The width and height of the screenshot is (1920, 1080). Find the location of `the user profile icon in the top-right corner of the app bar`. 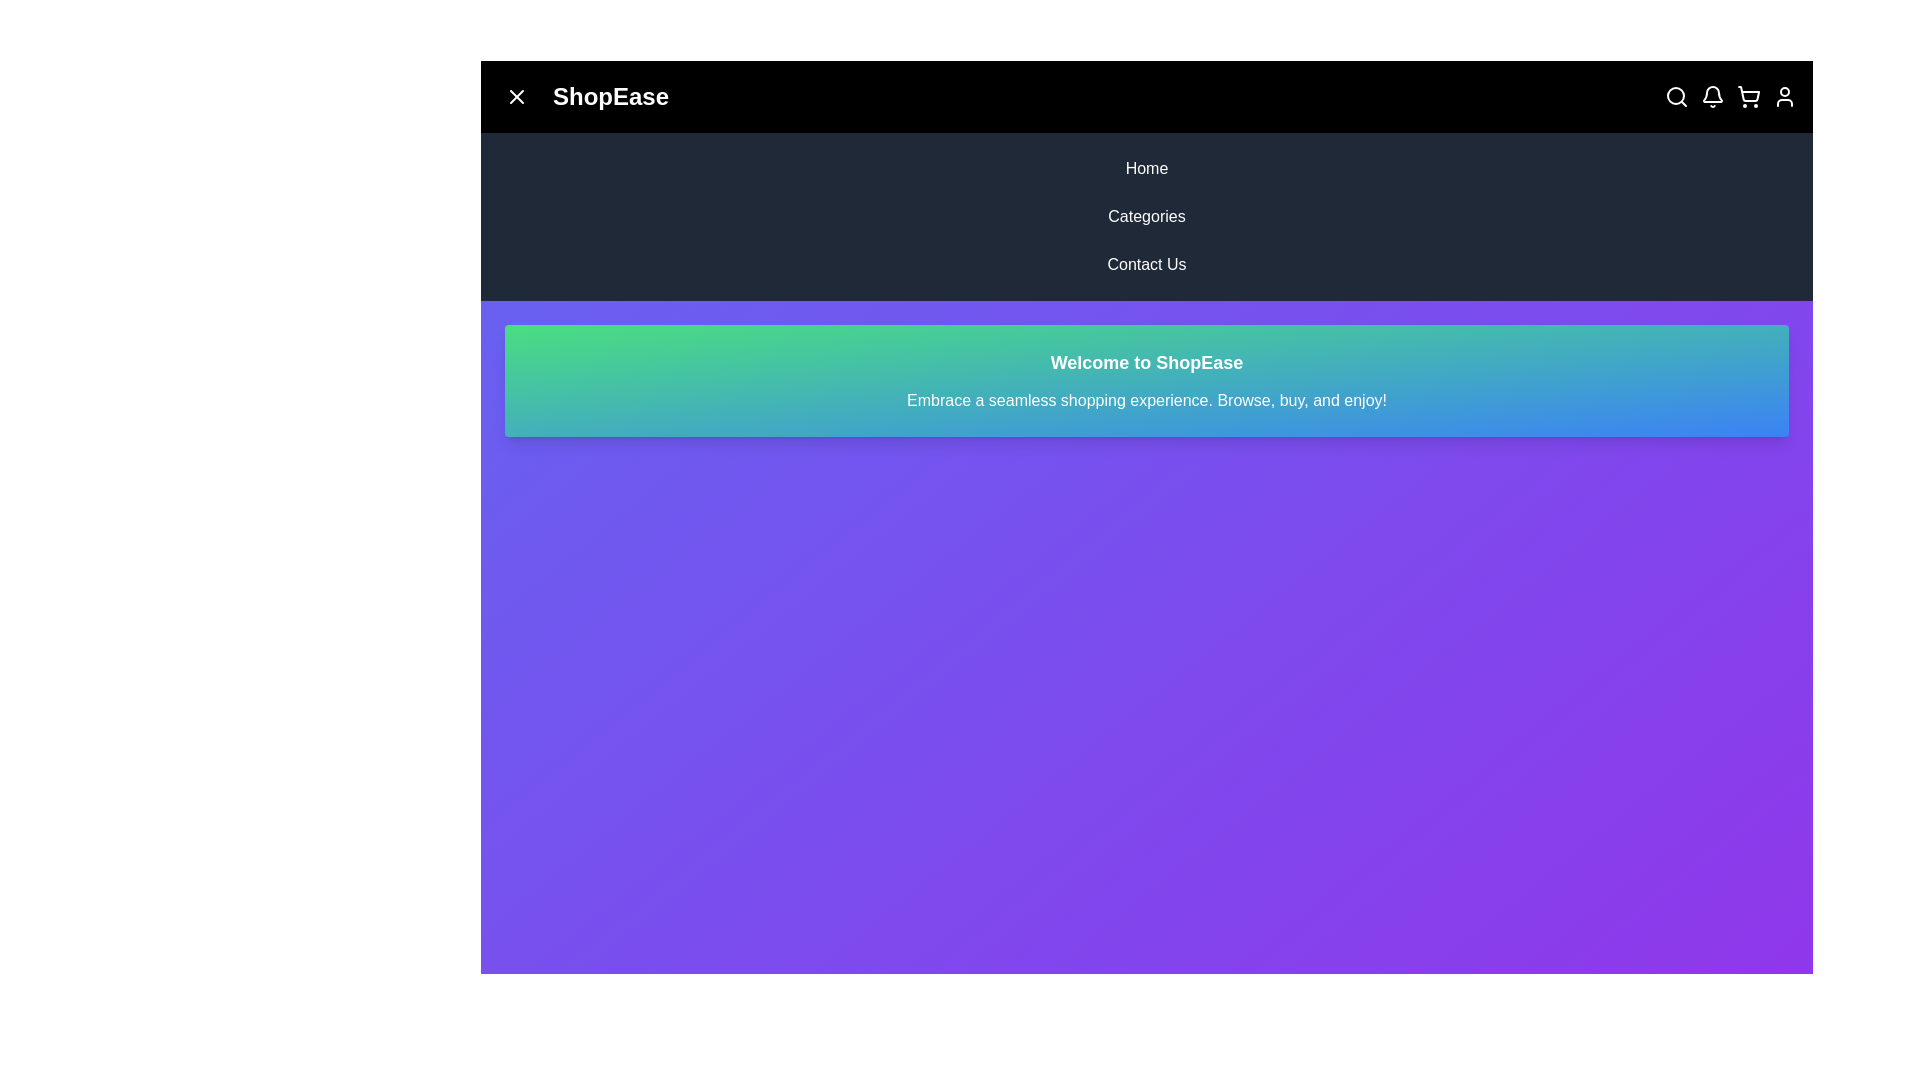

the user profile icon in the top-right corner of the app bar is located at coordinates (1785, 96).